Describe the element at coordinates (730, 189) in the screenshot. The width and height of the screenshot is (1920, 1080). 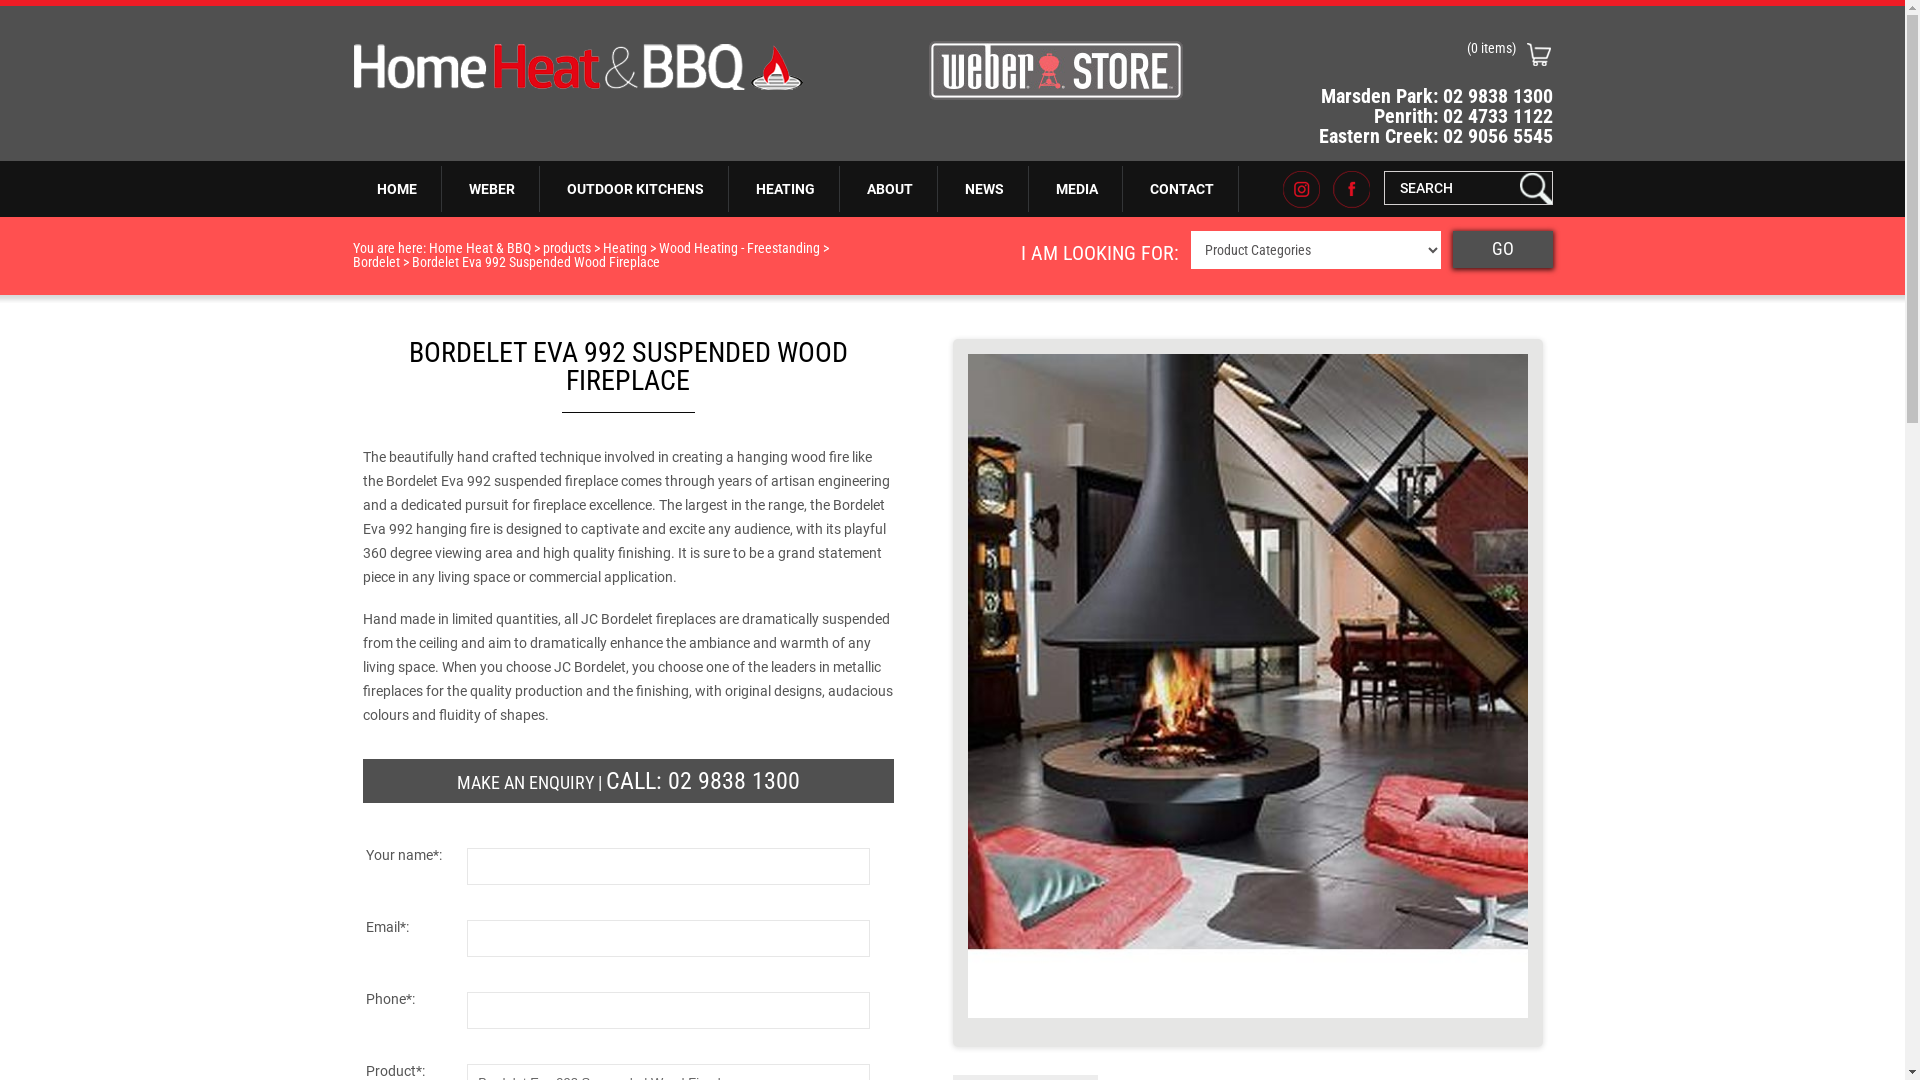
I see `'HEATING'` at that location.